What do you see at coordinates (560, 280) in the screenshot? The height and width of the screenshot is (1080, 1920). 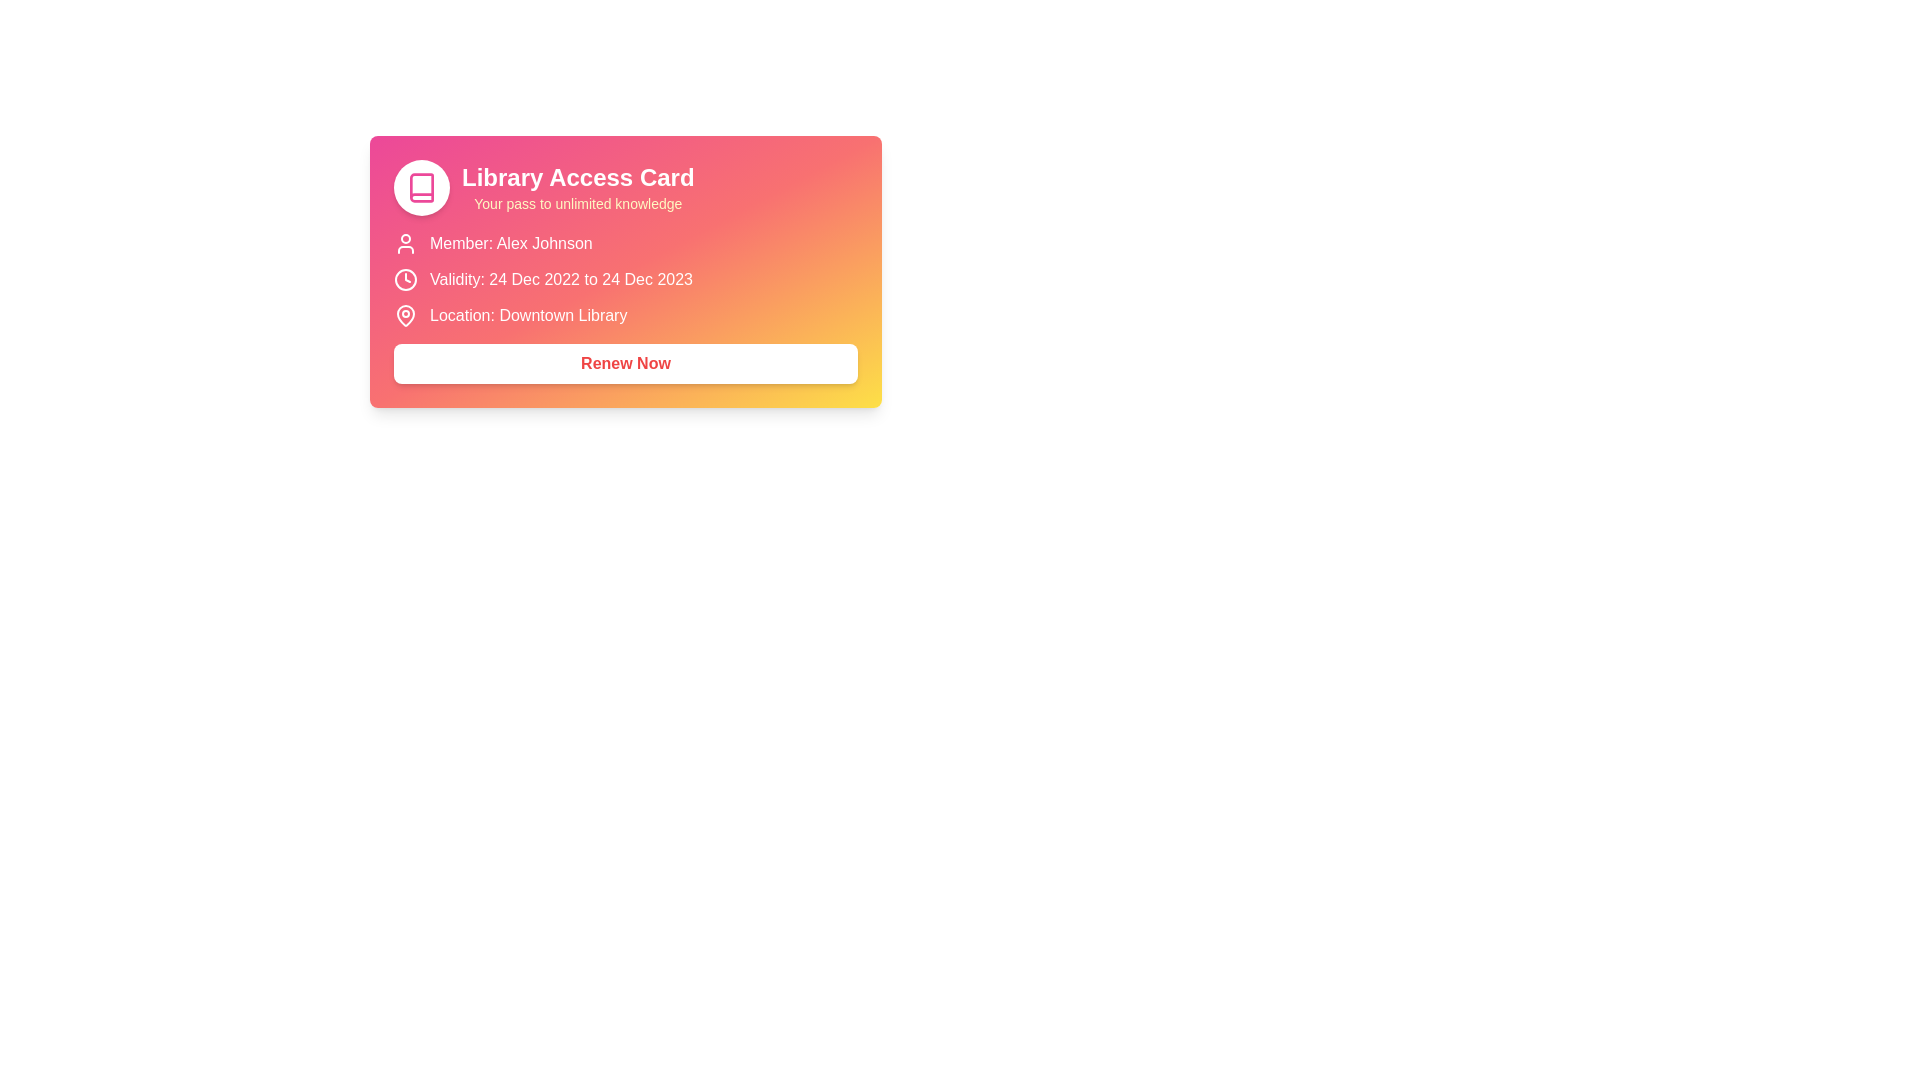 I see `the static text display that informs users about the validity period of their library access, located centrally beneath the title and member name, to the right of a clock icon` at bounding box center [560, 280].